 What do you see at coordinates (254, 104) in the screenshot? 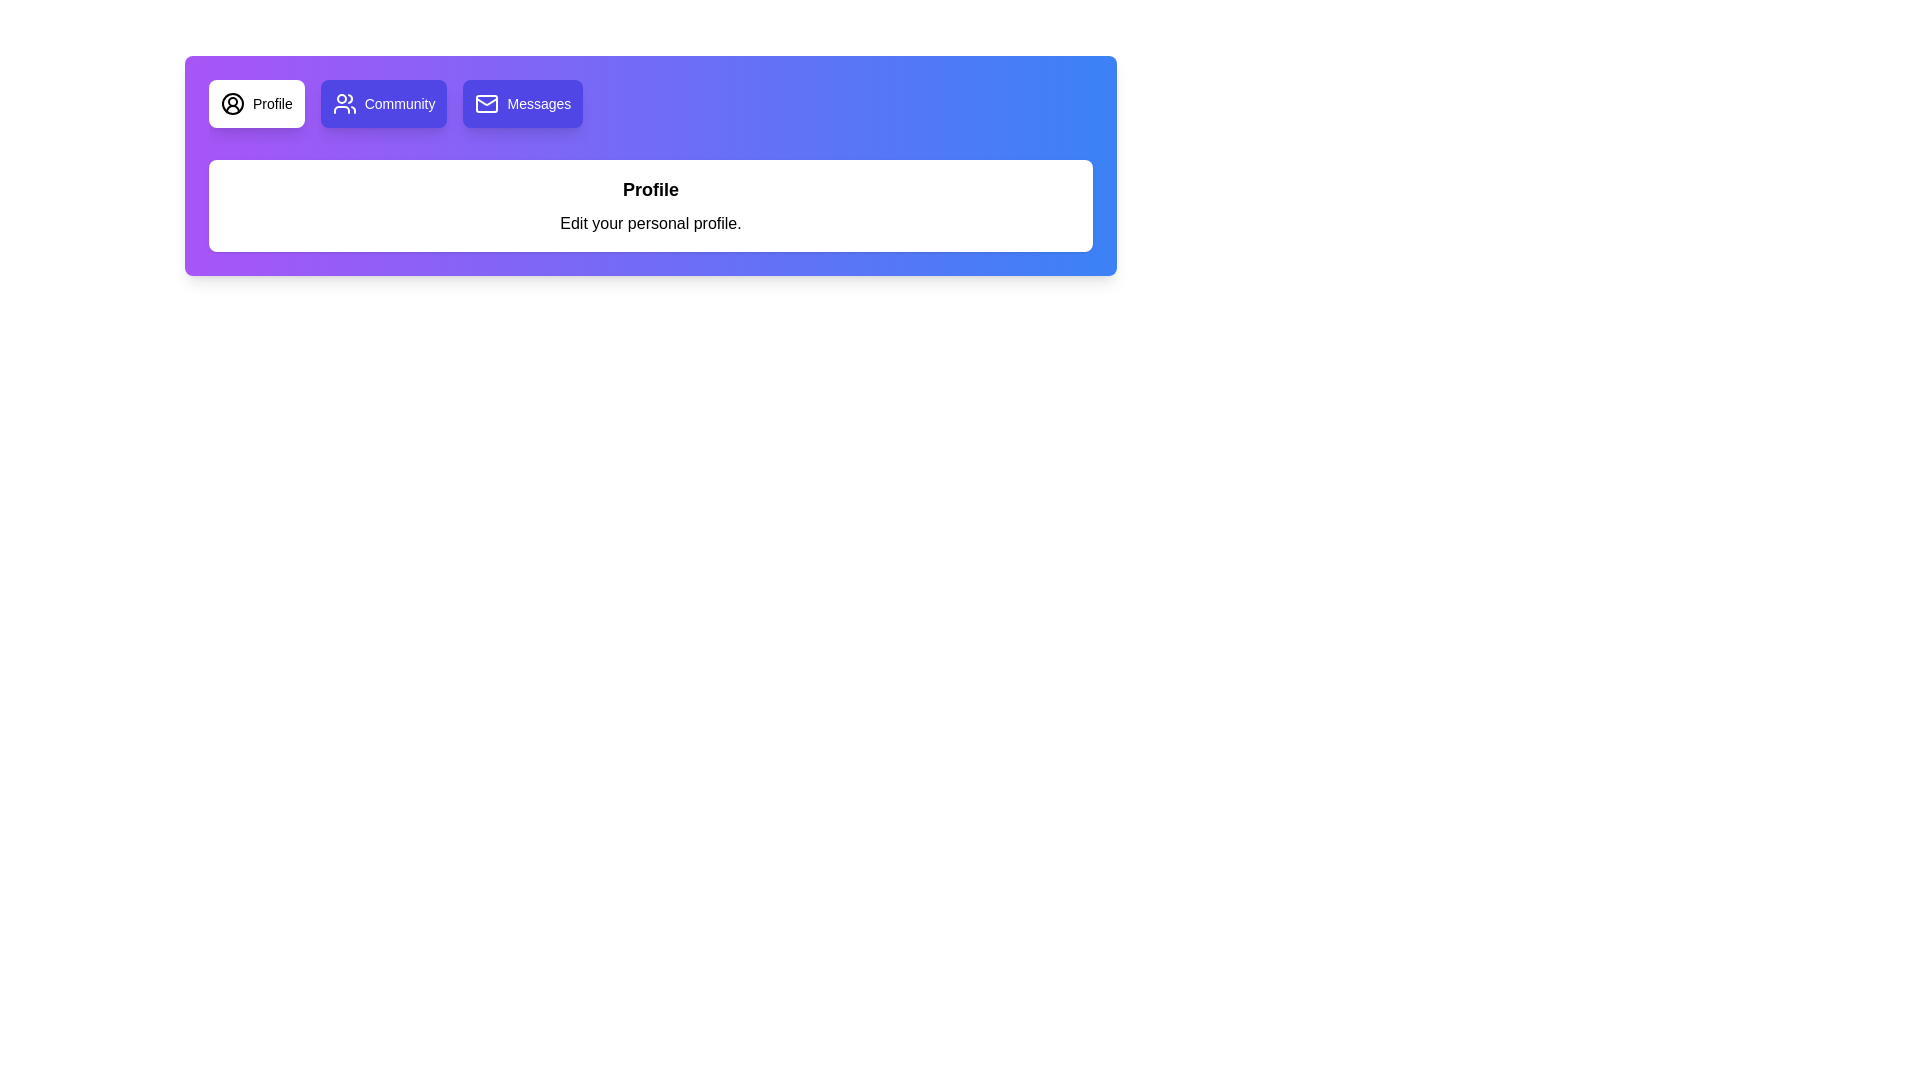
I see `the tab labeled Profile to view its content` at bounding box center [254, 104].